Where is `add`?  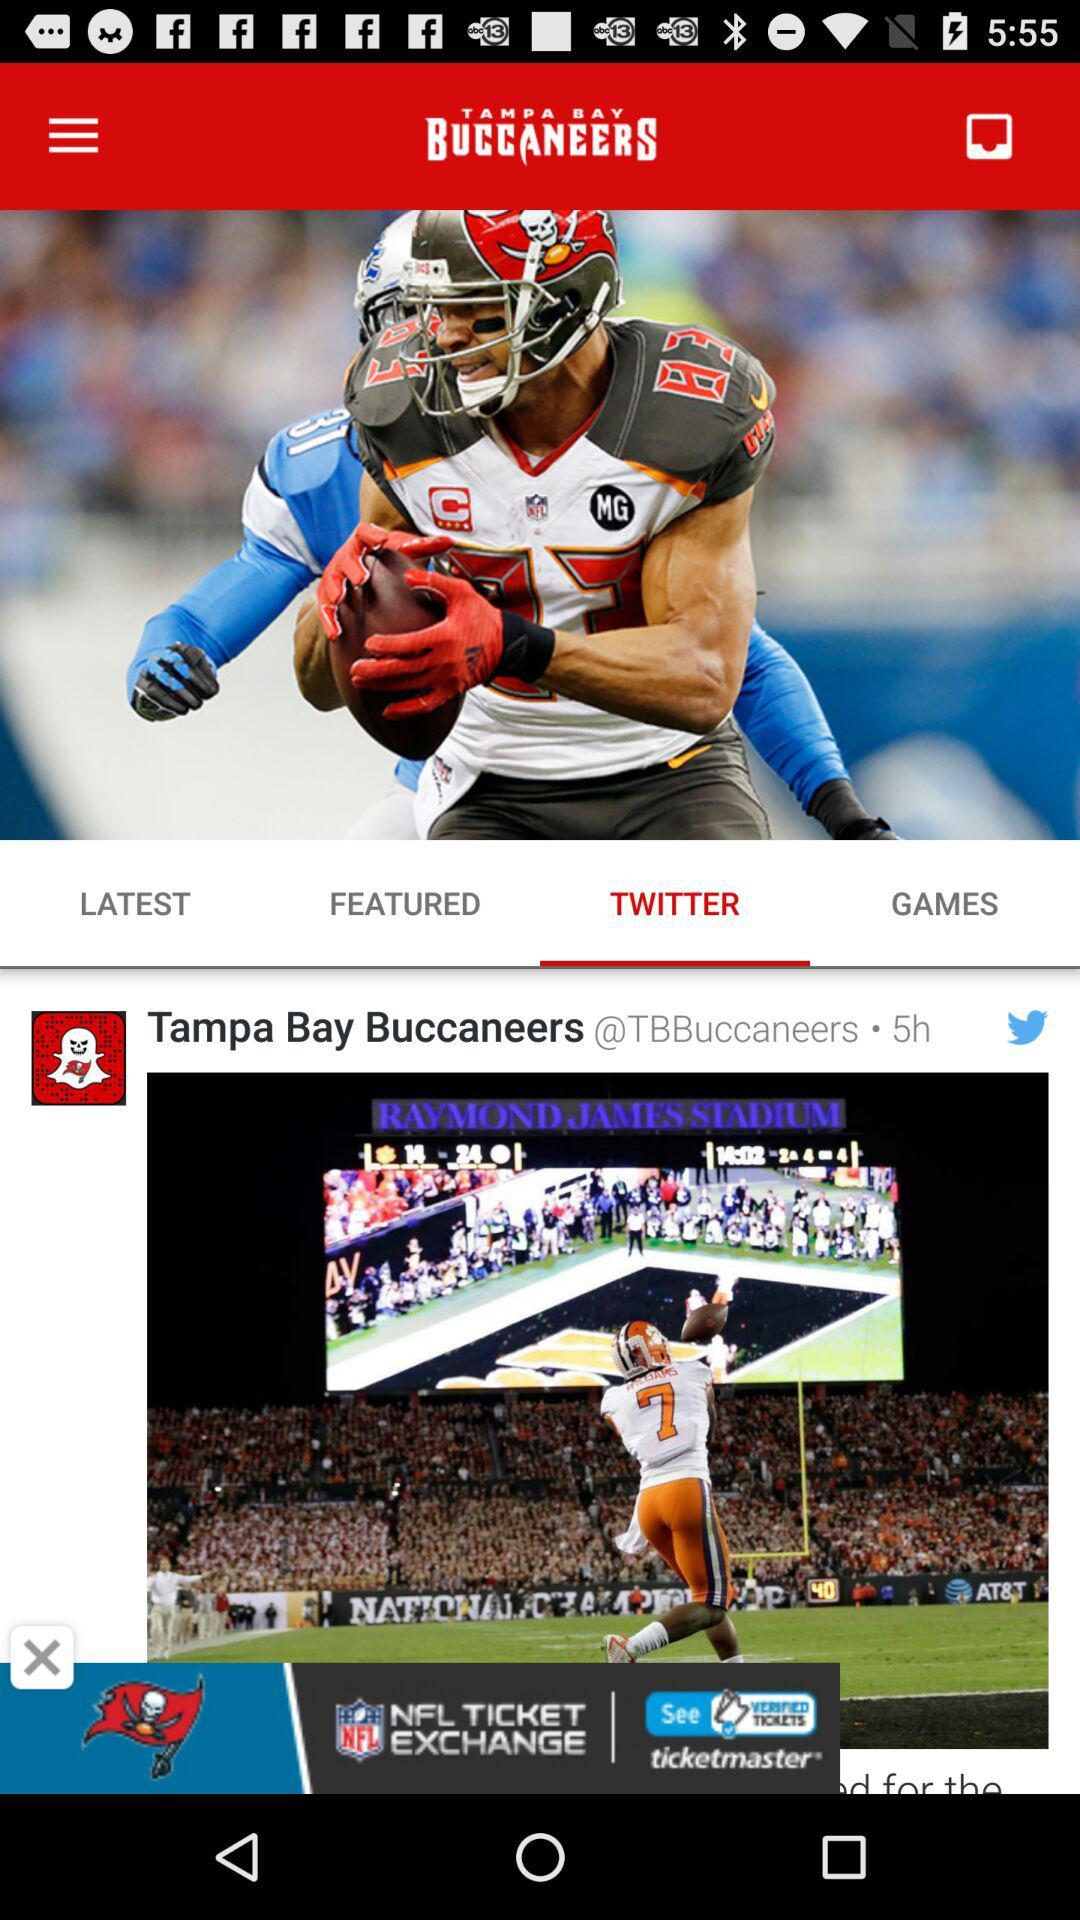 add is located at coordinates (42, 1657).